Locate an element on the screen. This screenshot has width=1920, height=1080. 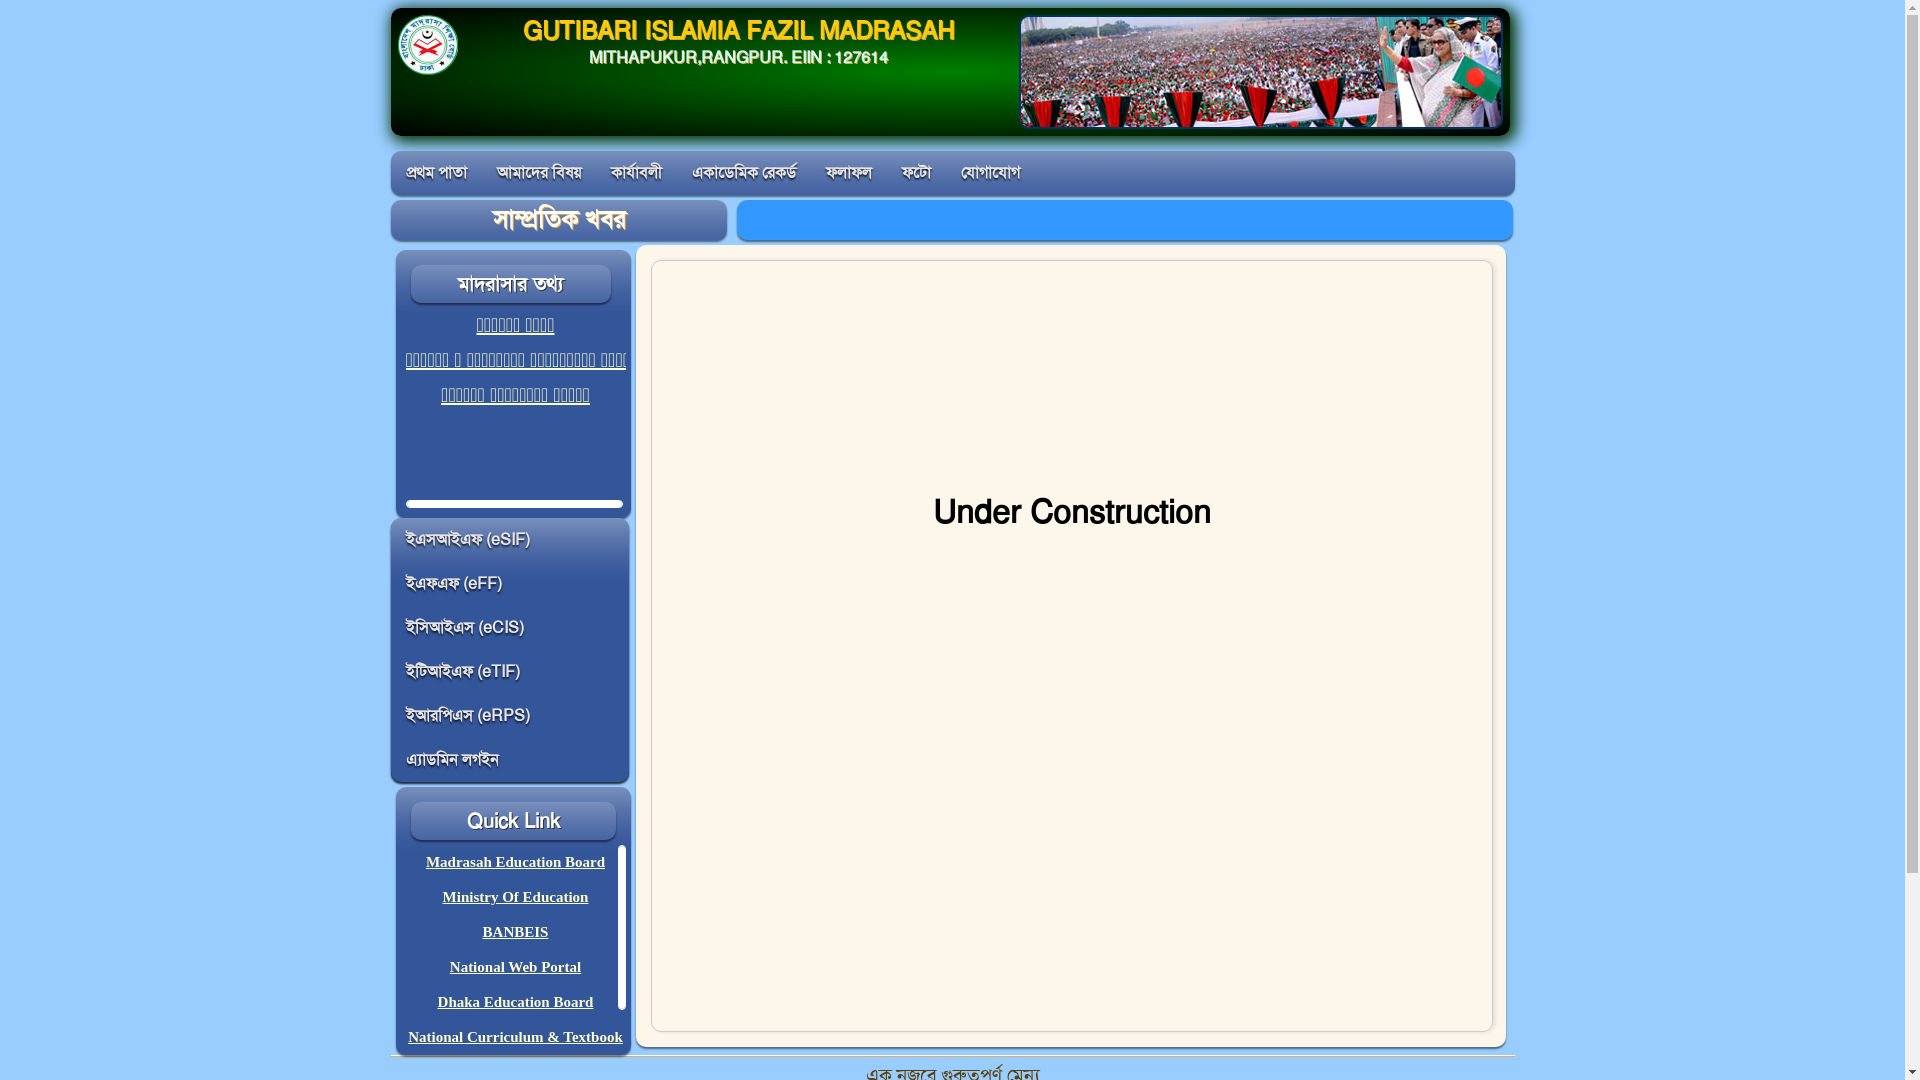
'National Web Portal' is located at coordinates (449, 966).